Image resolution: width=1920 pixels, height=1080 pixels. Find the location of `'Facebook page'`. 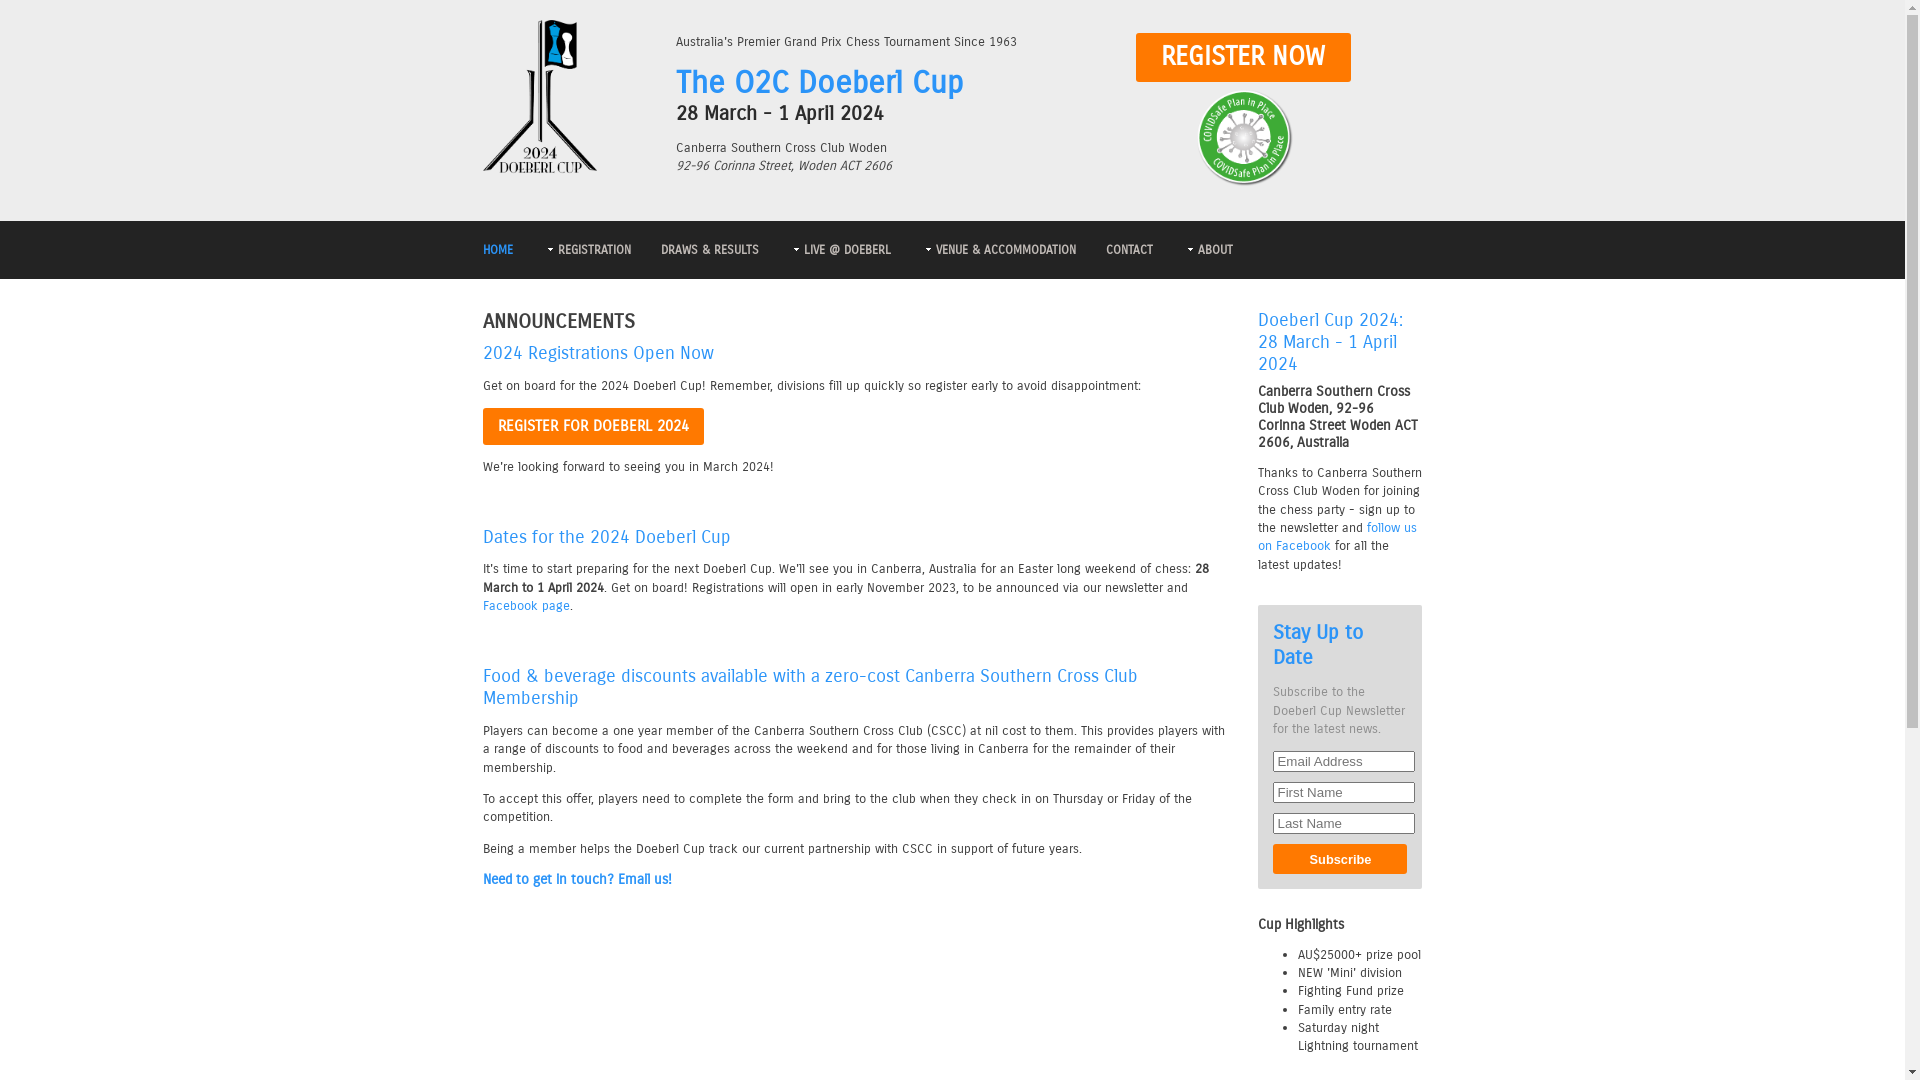

'Facebook page' is located at coordinates (525, 604).